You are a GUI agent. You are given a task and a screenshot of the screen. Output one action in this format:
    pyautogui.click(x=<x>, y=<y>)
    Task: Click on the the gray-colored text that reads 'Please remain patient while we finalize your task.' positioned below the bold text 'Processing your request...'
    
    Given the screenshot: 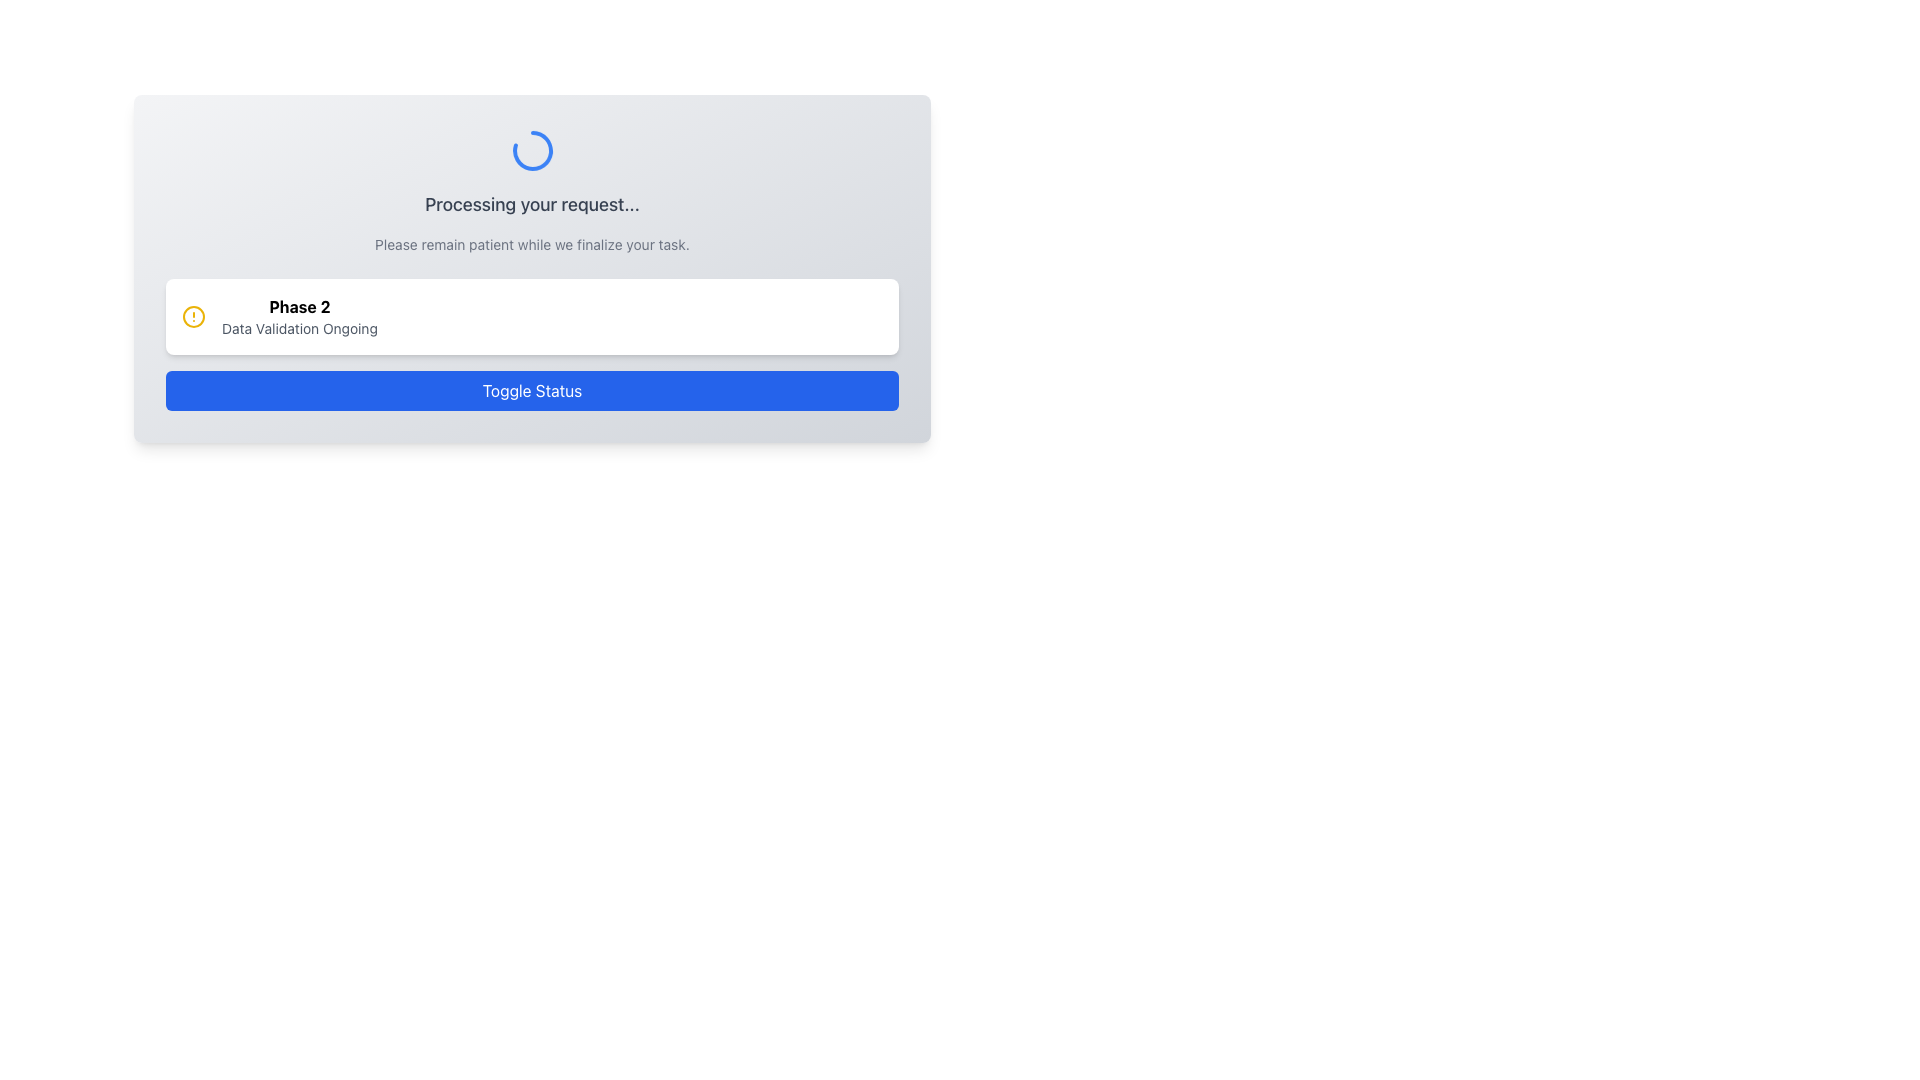 What is the action you would take?
    pyautogui.click(x=532, y=244)
    